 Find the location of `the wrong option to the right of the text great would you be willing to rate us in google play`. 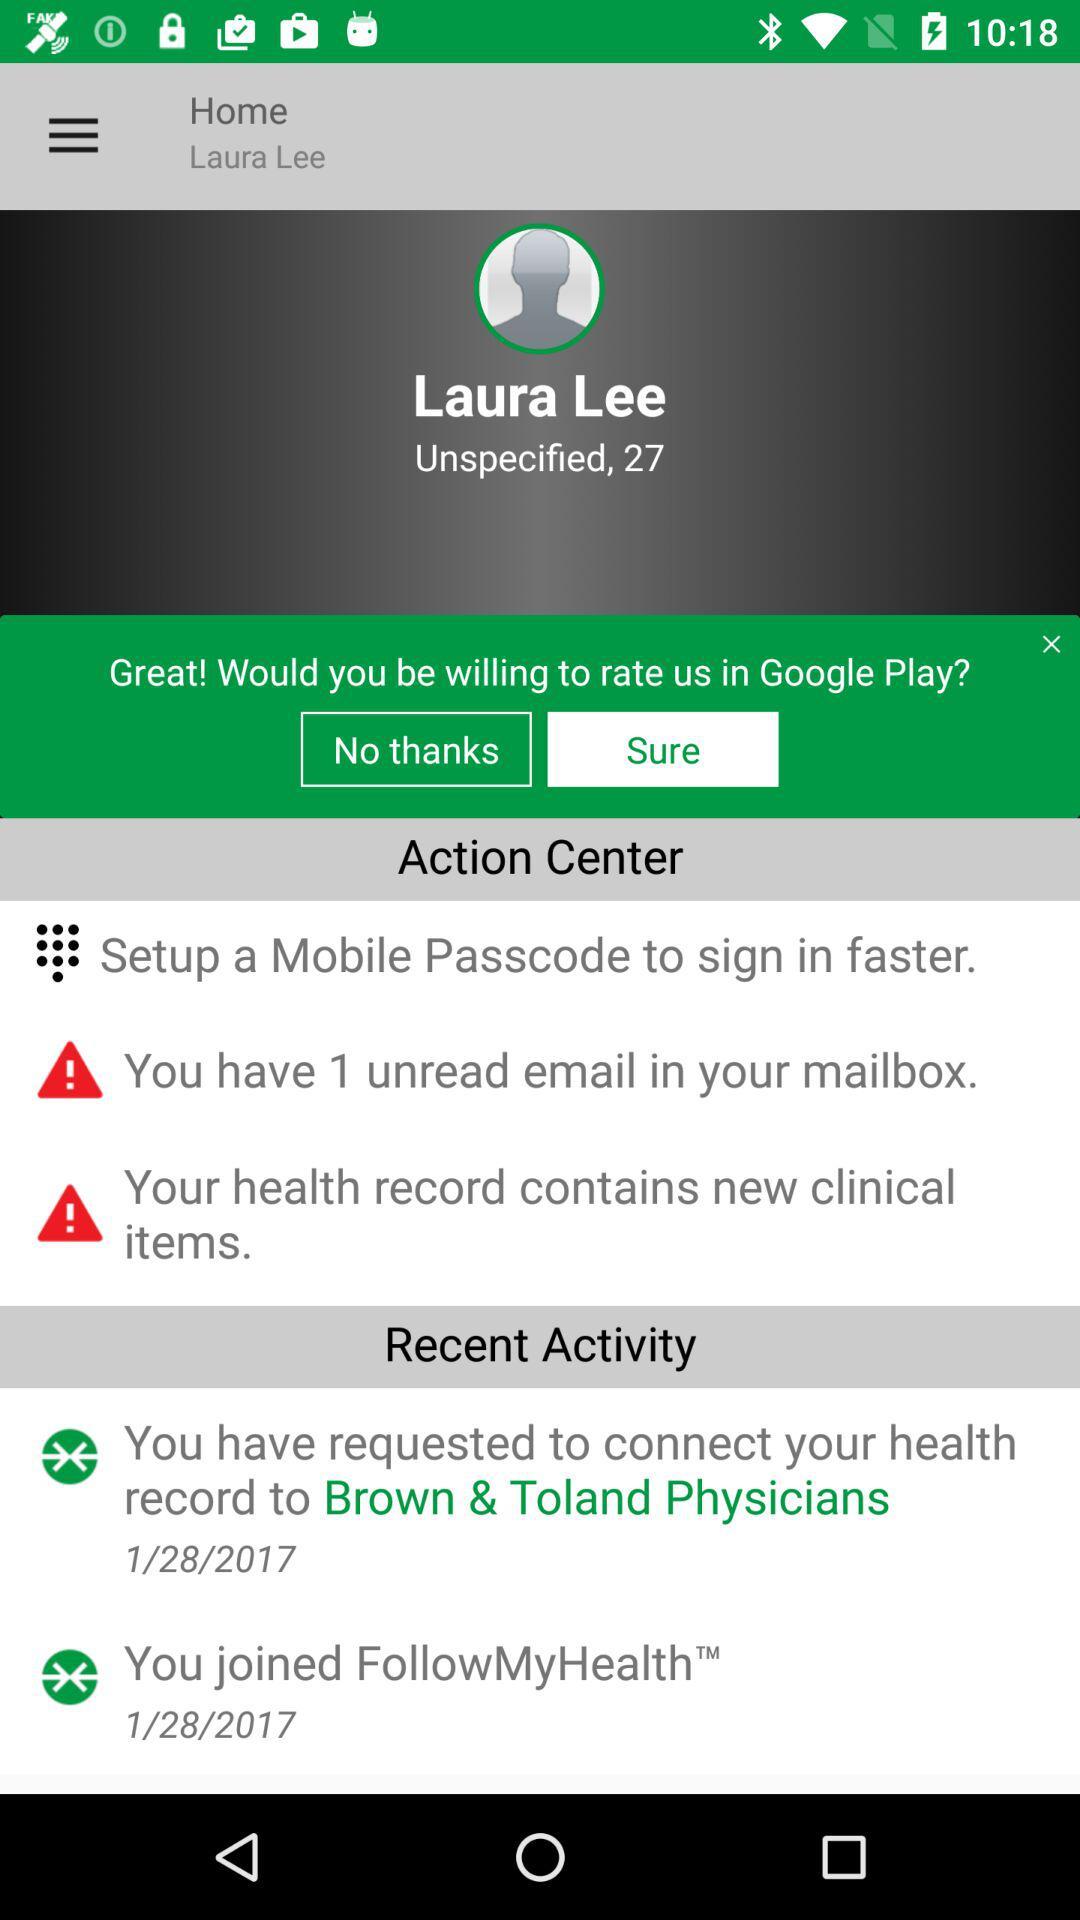

the wrong option to the right of the text great would you be willing to rate us in google play is located at coordinates (1041, 652).